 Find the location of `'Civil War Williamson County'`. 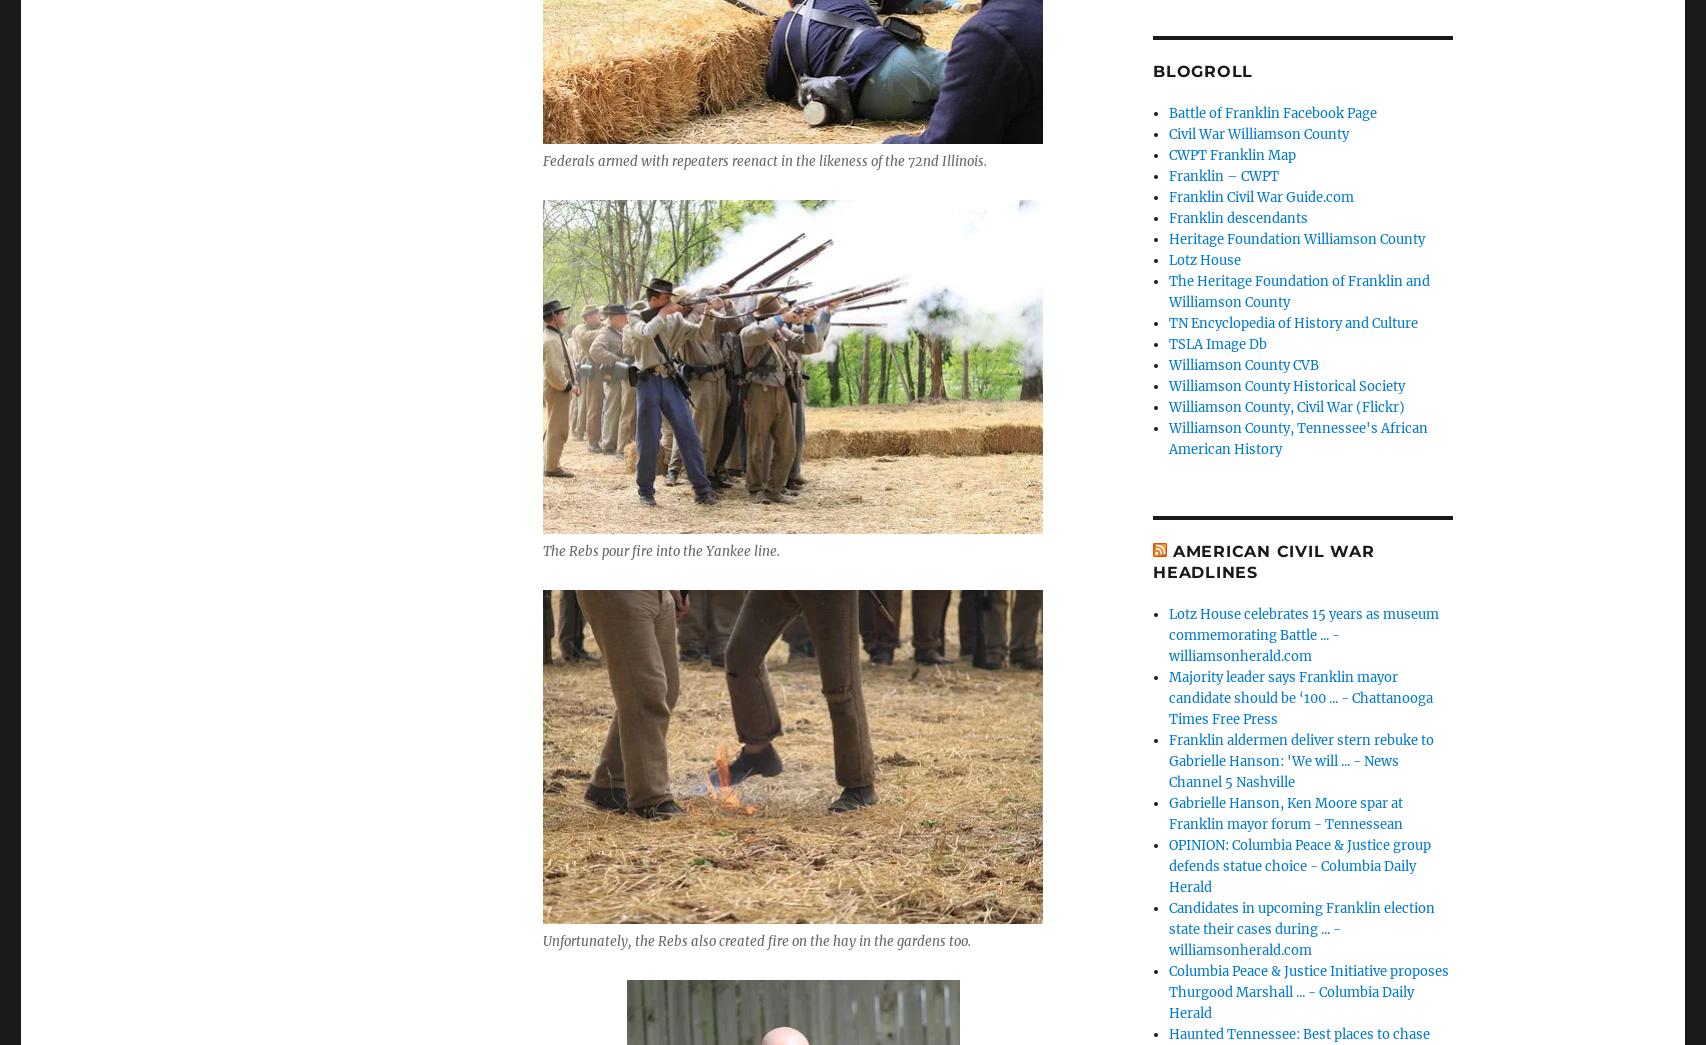

'Civil War Williamson County' is located at coordinates (1259, 132).